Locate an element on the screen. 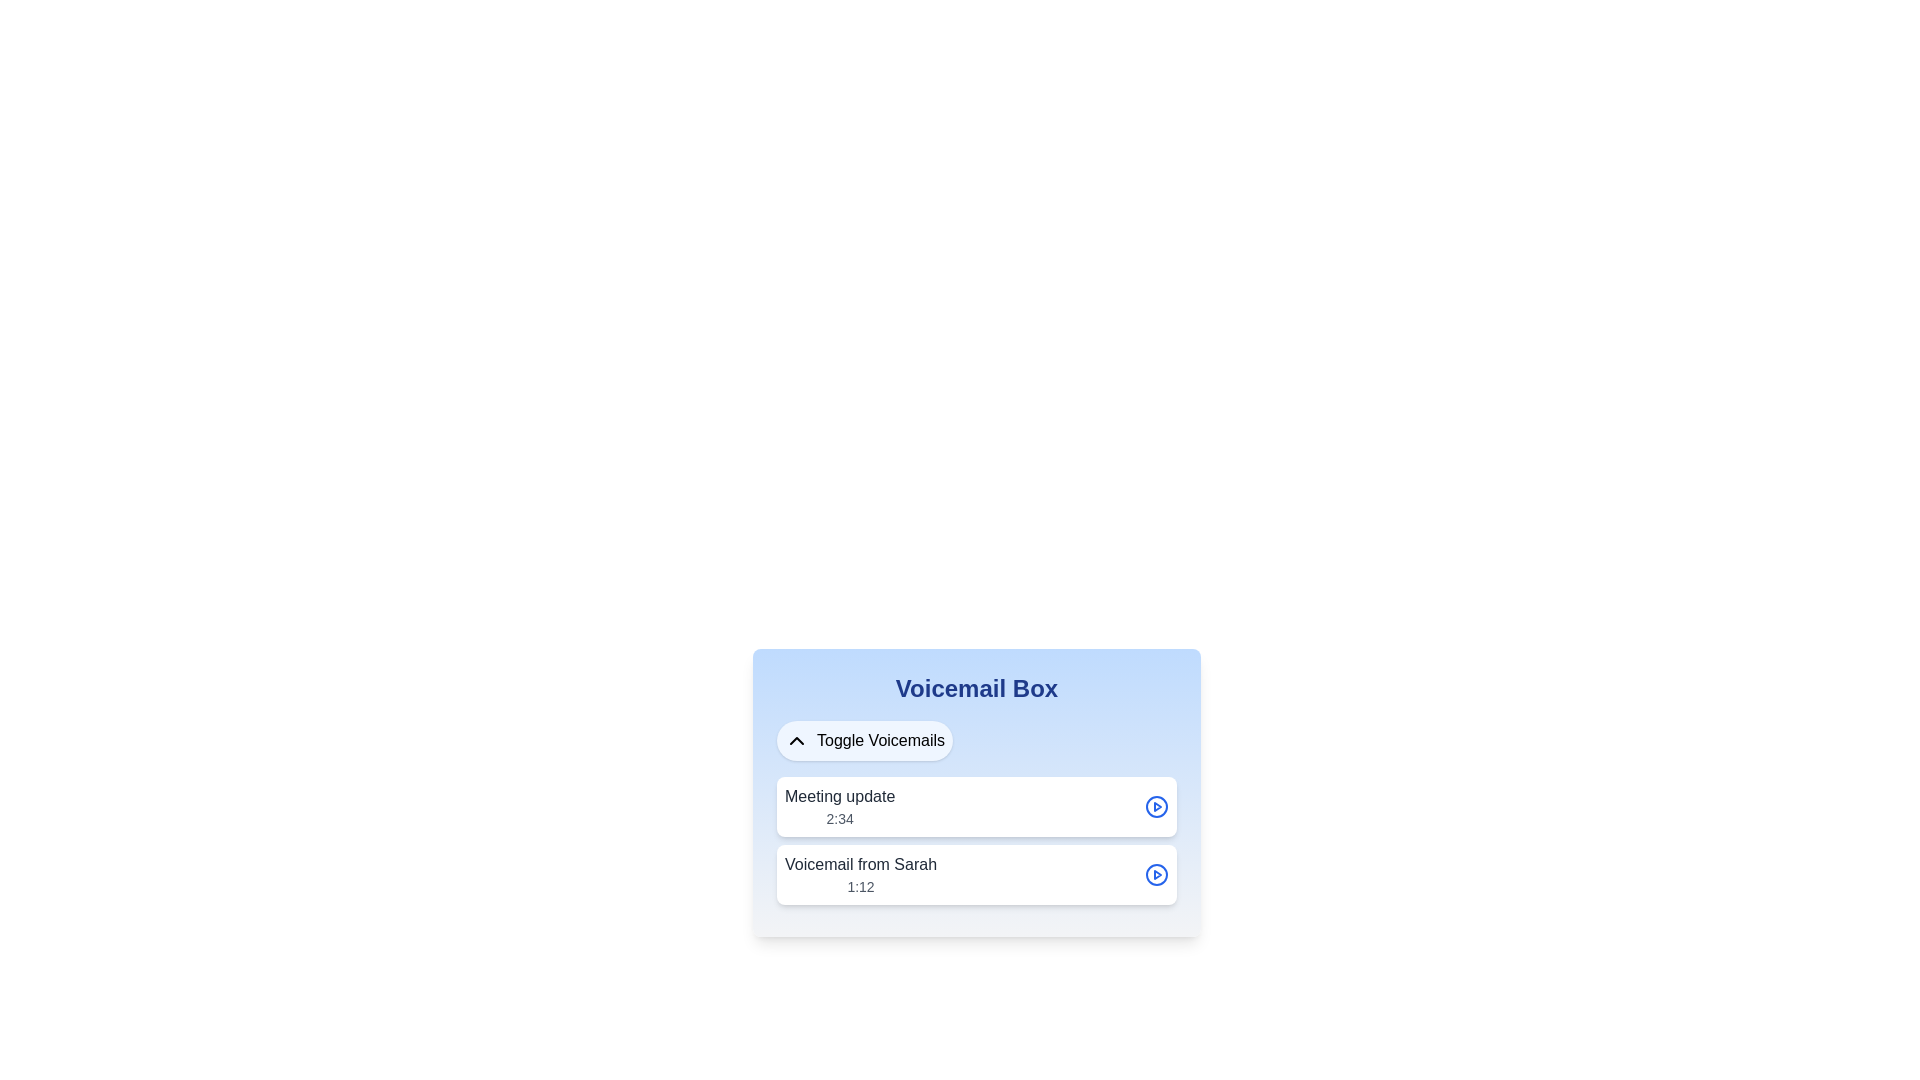 Image resolution: width=1920 pixels, height=1080 pixels. the Play button represented by a circular shape with a blue border and a white fill, which is located to the right of the text label 'Meeting update' in the Voicemail Box is located at coordinates (1156, 874).